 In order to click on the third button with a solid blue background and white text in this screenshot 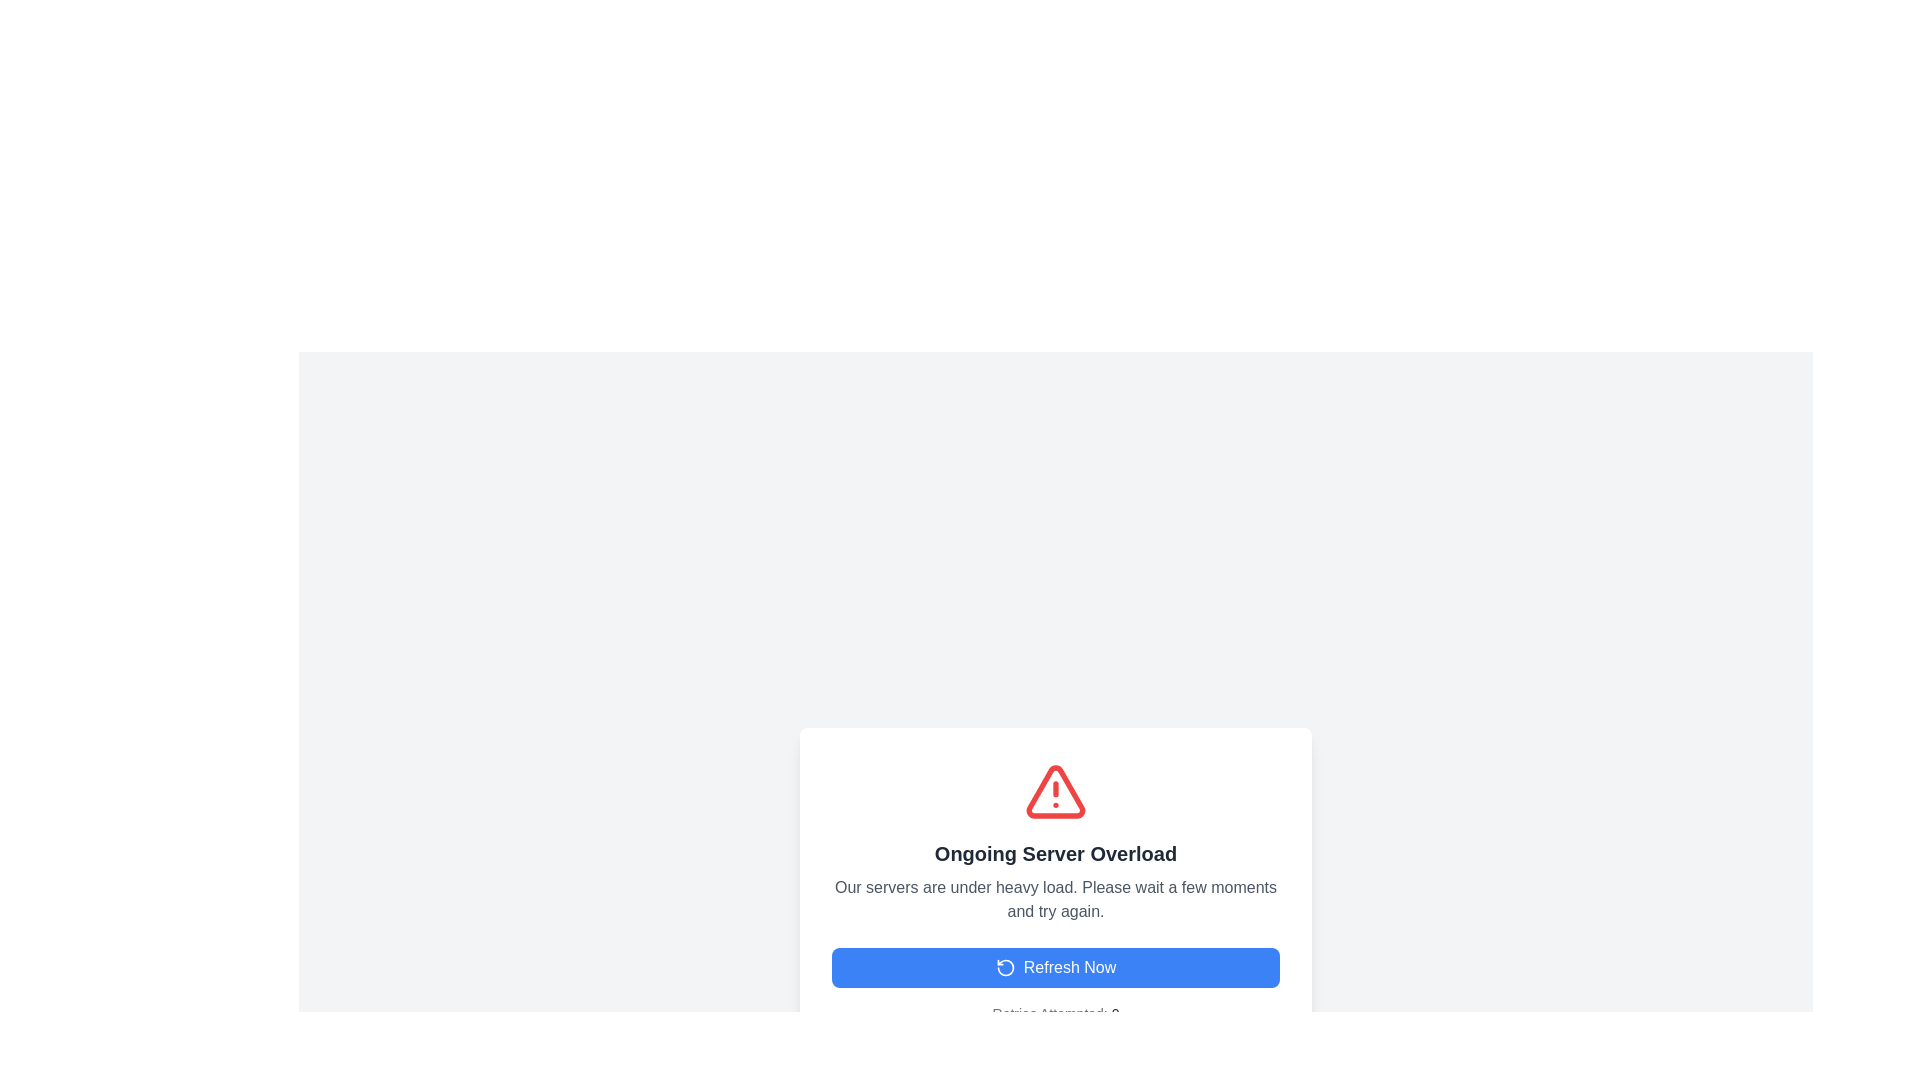, I will do `click(1055, 967)`.